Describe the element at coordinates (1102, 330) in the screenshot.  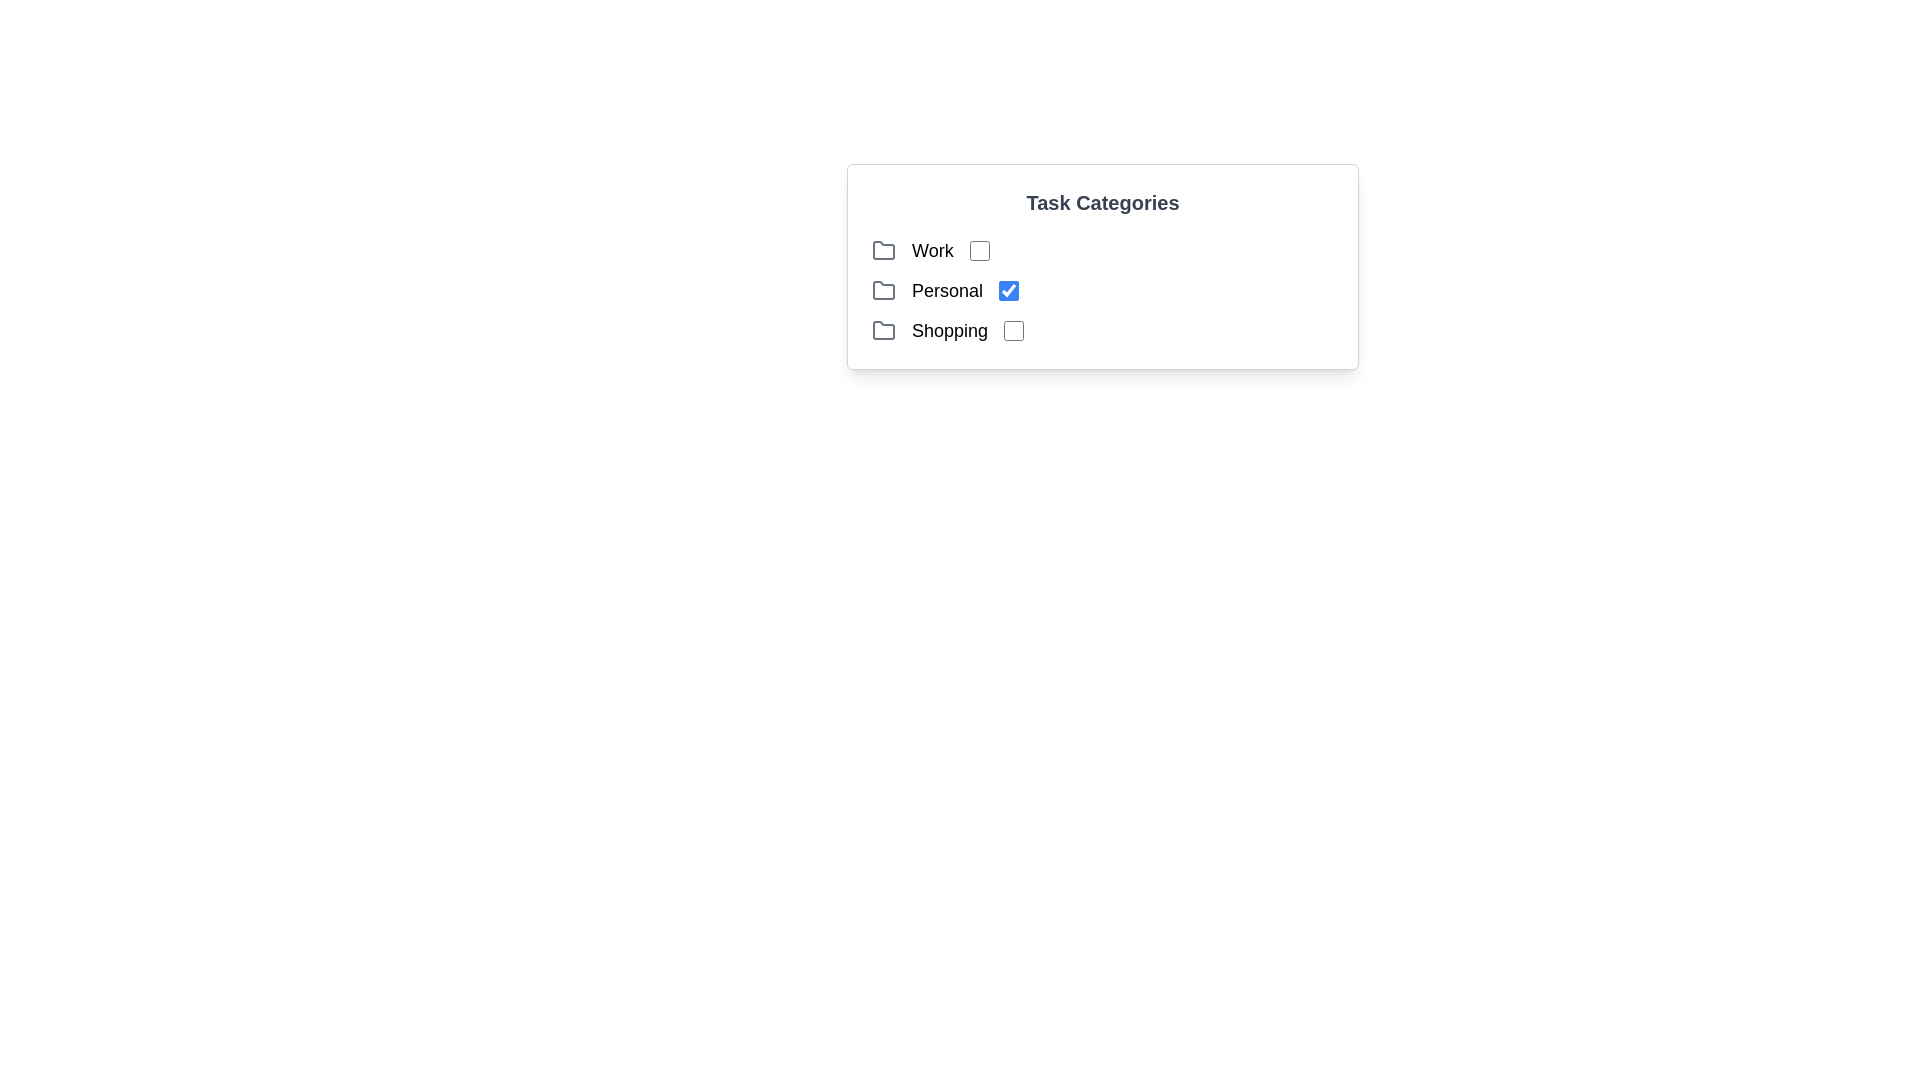
I see `the 'Shopping' checkbox in the third row of the 'Task Categories' list` at that location.